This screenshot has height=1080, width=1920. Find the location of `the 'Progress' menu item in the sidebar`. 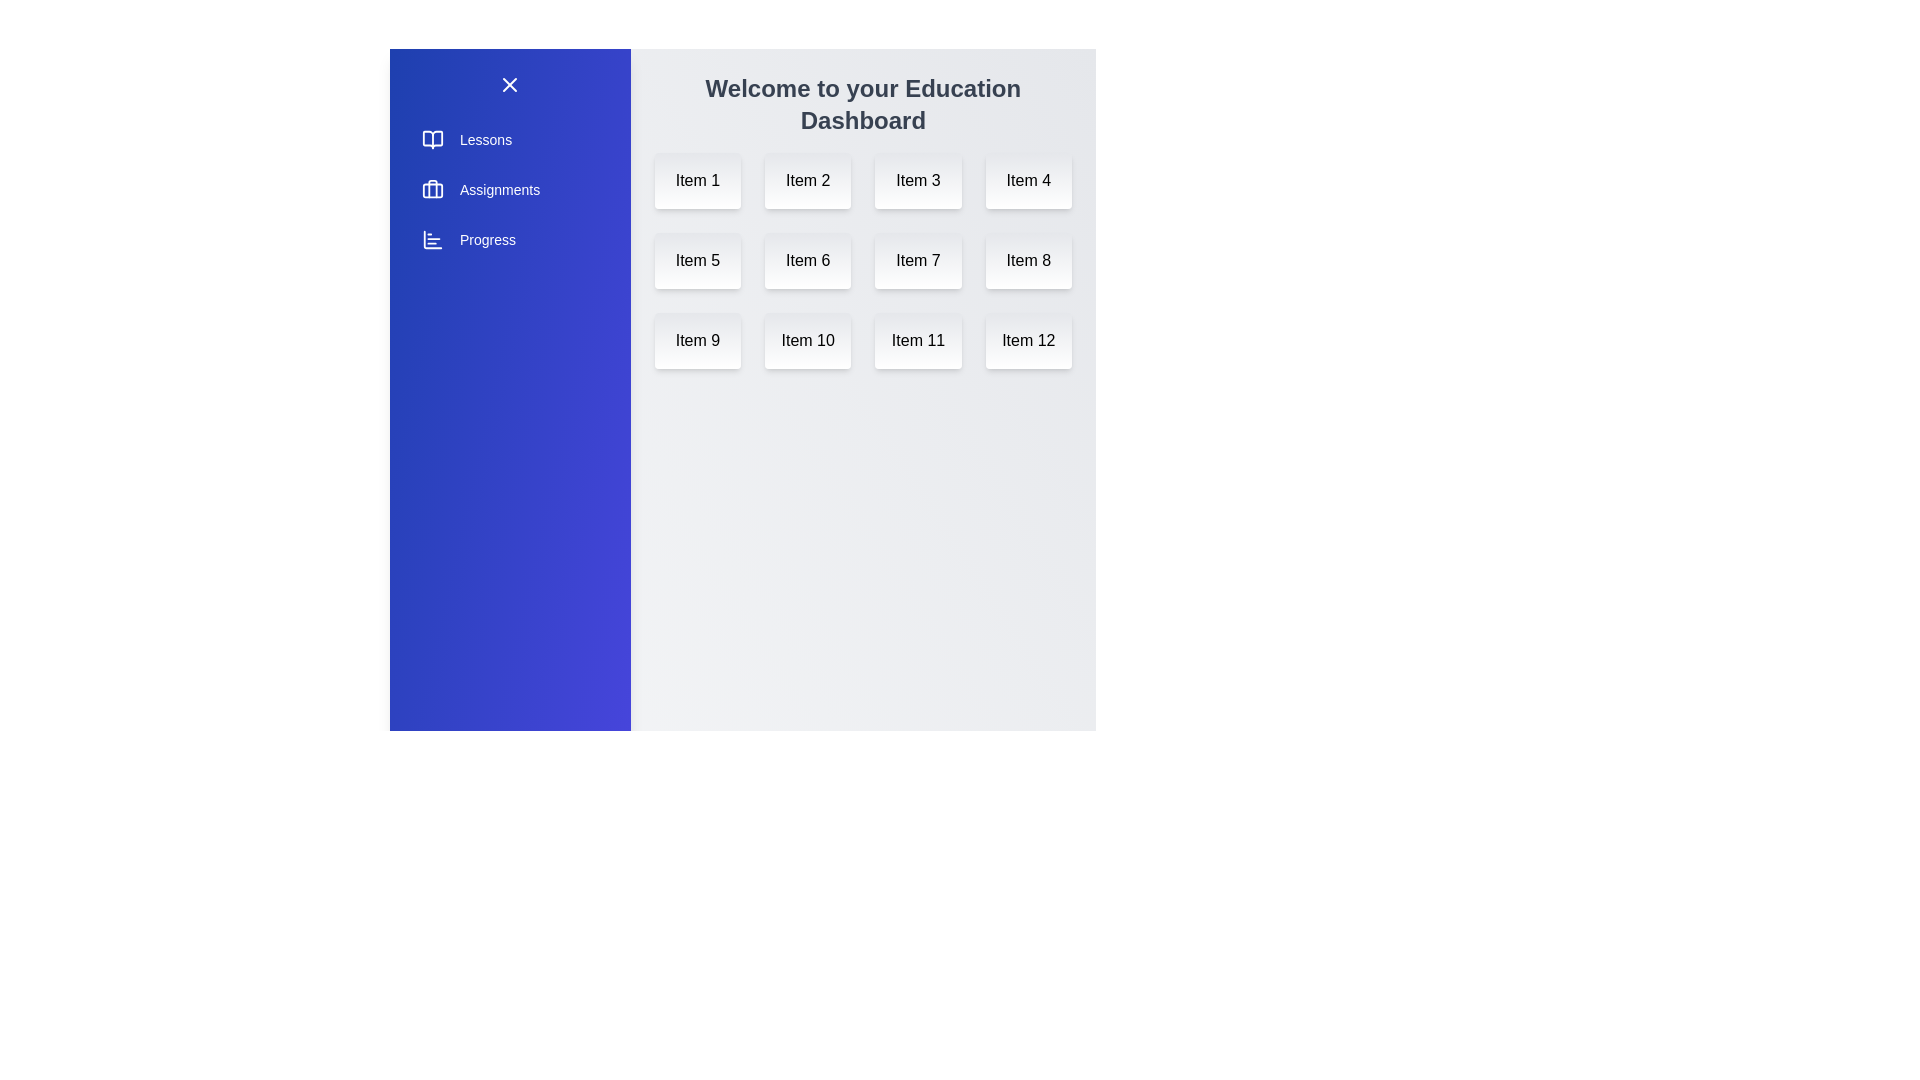

the 'Progress' menu item in the sidebar is located at coordinates (509, 238).